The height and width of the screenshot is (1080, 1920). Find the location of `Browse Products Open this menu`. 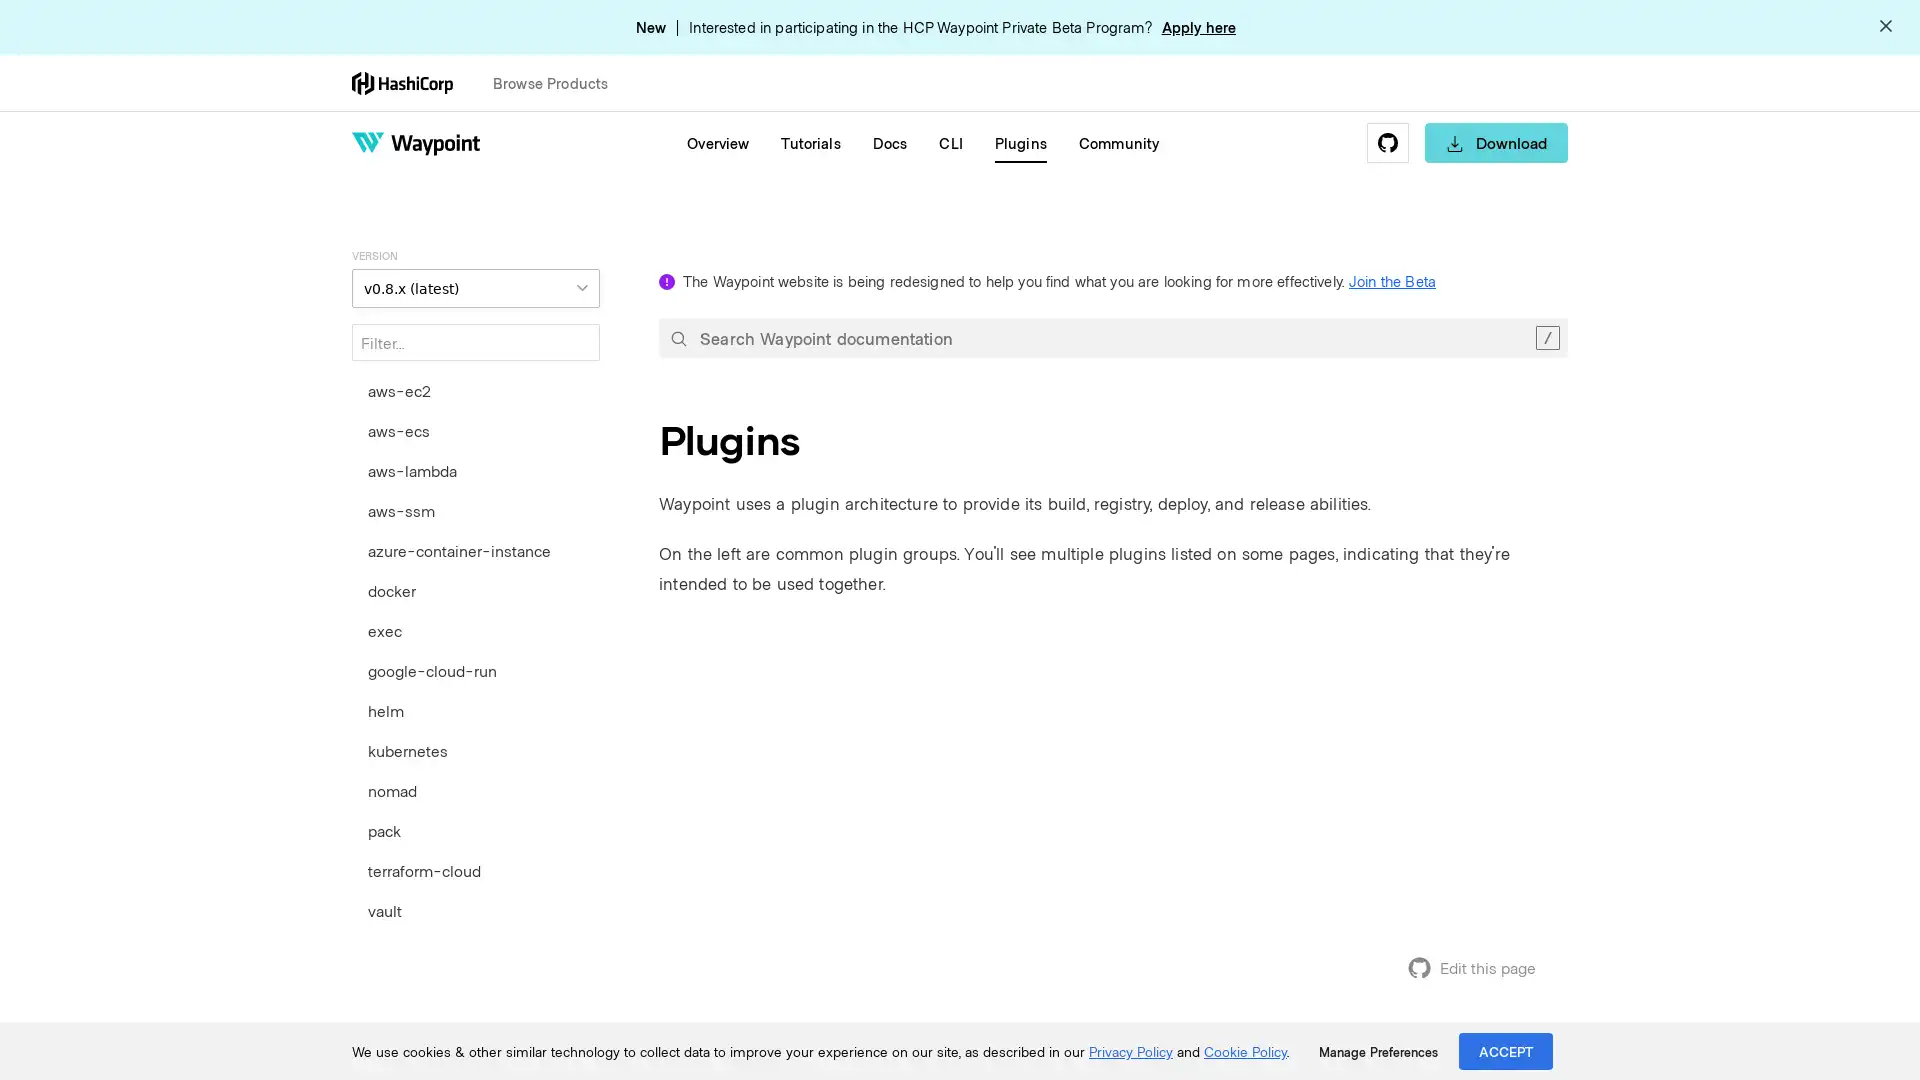

Browse Products Open this menu is located at coordinates (559, 82).